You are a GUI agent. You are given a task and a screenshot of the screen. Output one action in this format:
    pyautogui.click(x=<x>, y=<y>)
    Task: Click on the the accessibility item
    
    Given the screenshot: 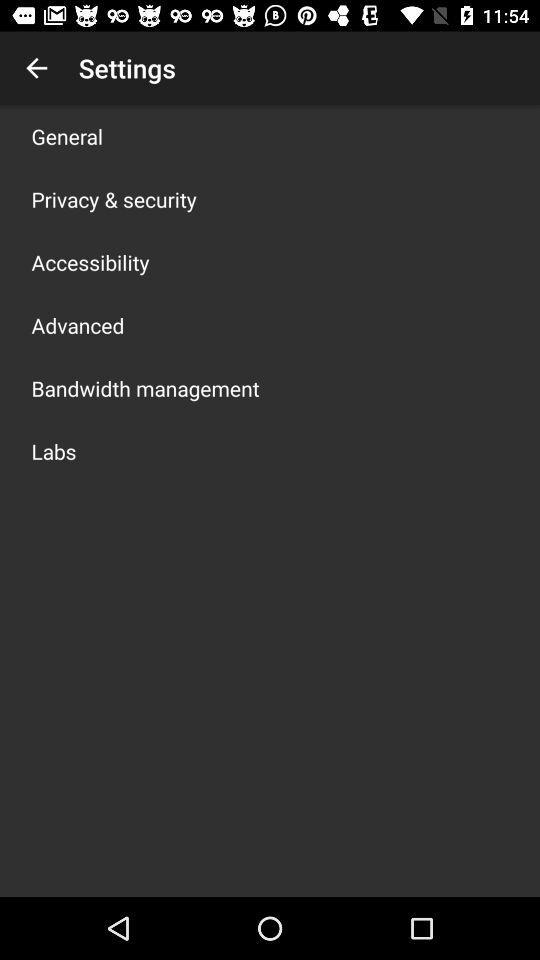 What is the action you would take?
    pyautogui.click(x=89, y=261)
    